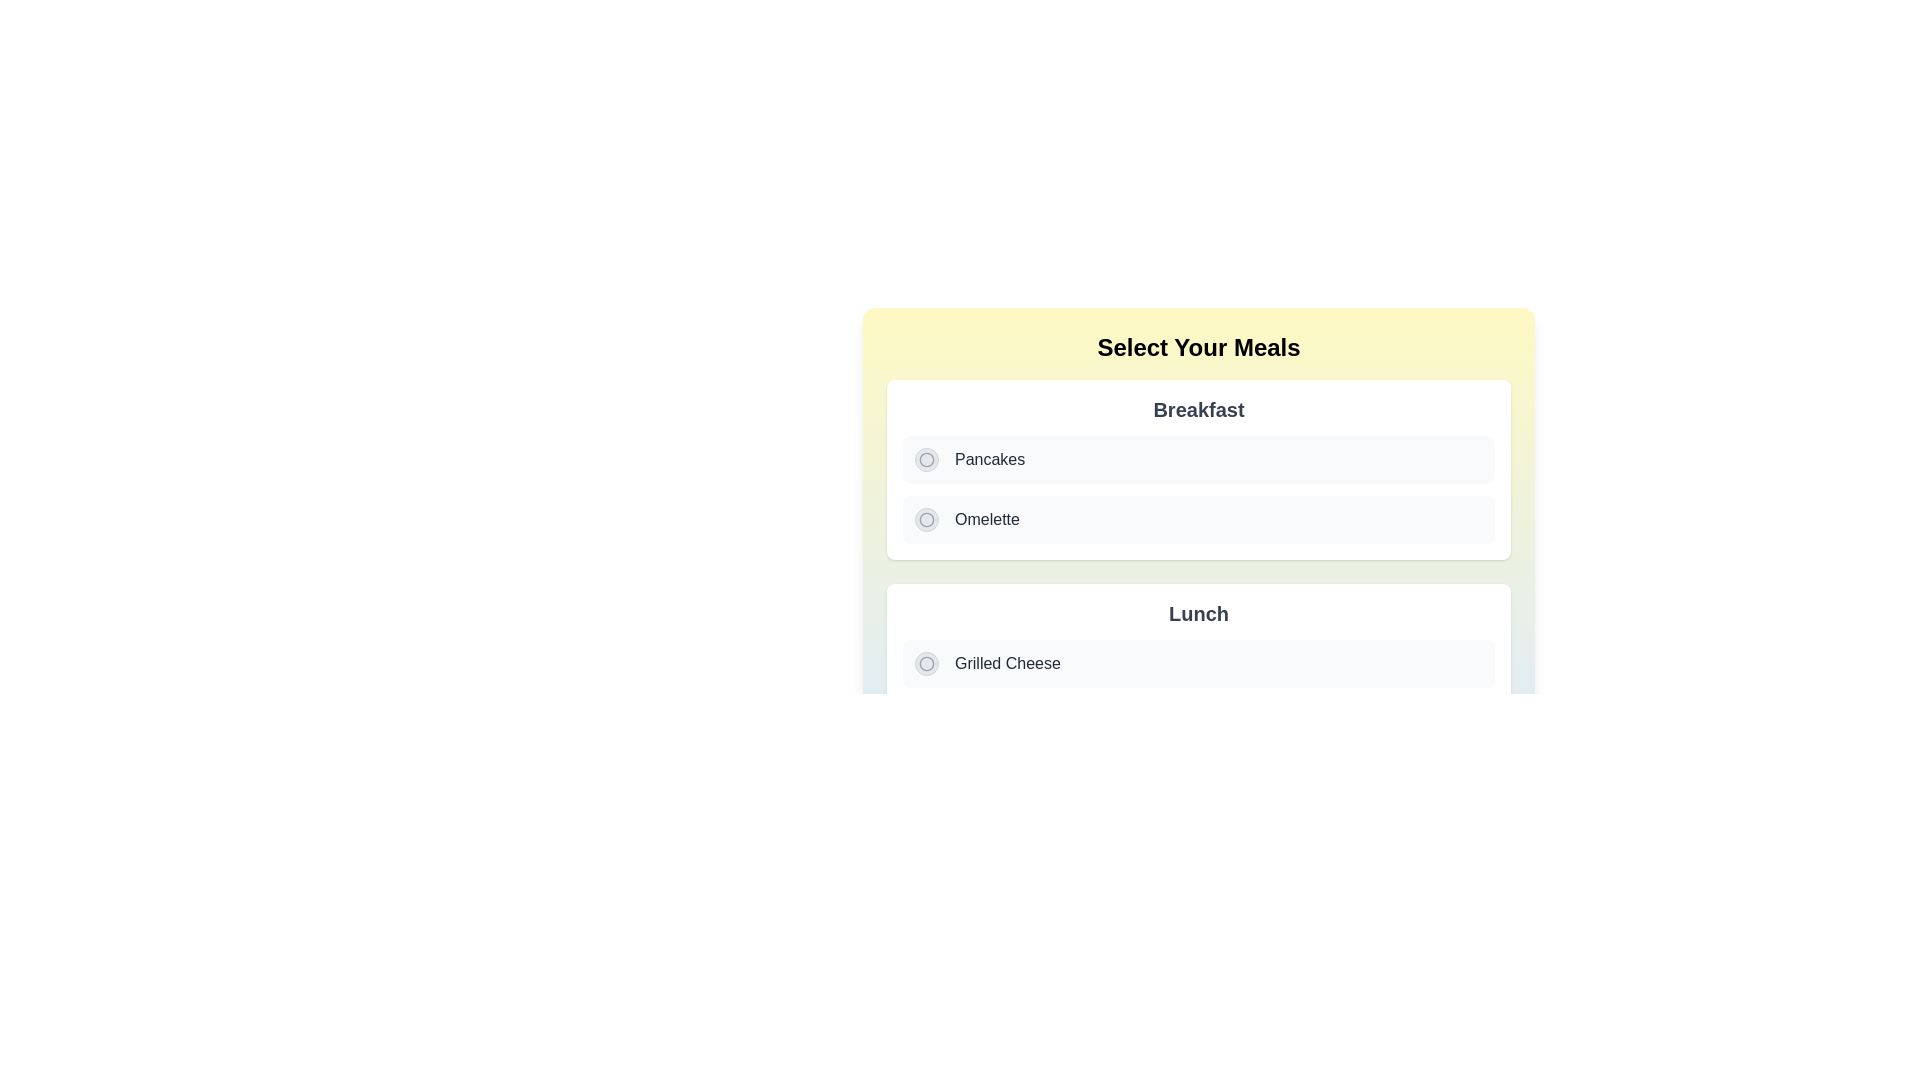 This screenshot has width=1920, height=1080. Describe the element at coordinates (925, 663) in the screenshot. I see `the radio button` at that location.